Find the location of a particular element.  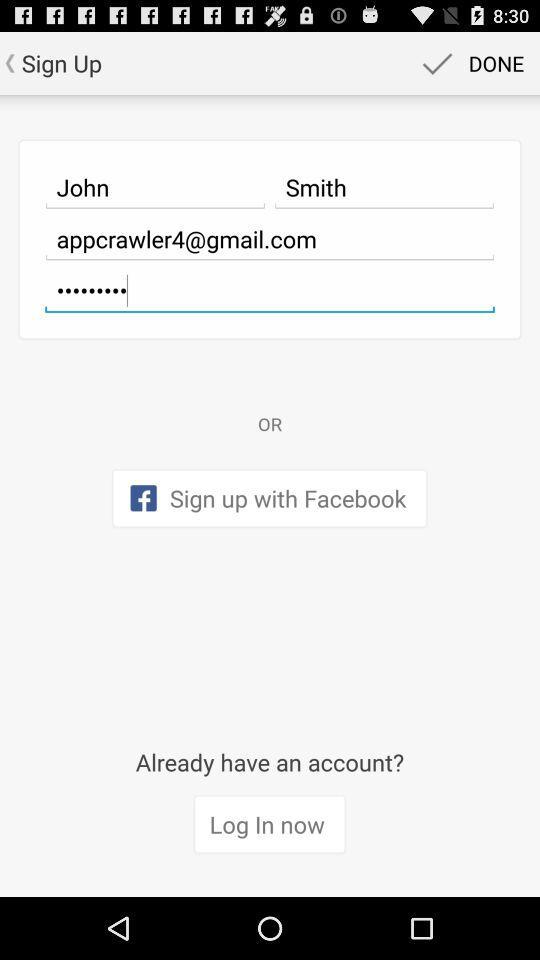

done item is located at coordinates (470, 62).